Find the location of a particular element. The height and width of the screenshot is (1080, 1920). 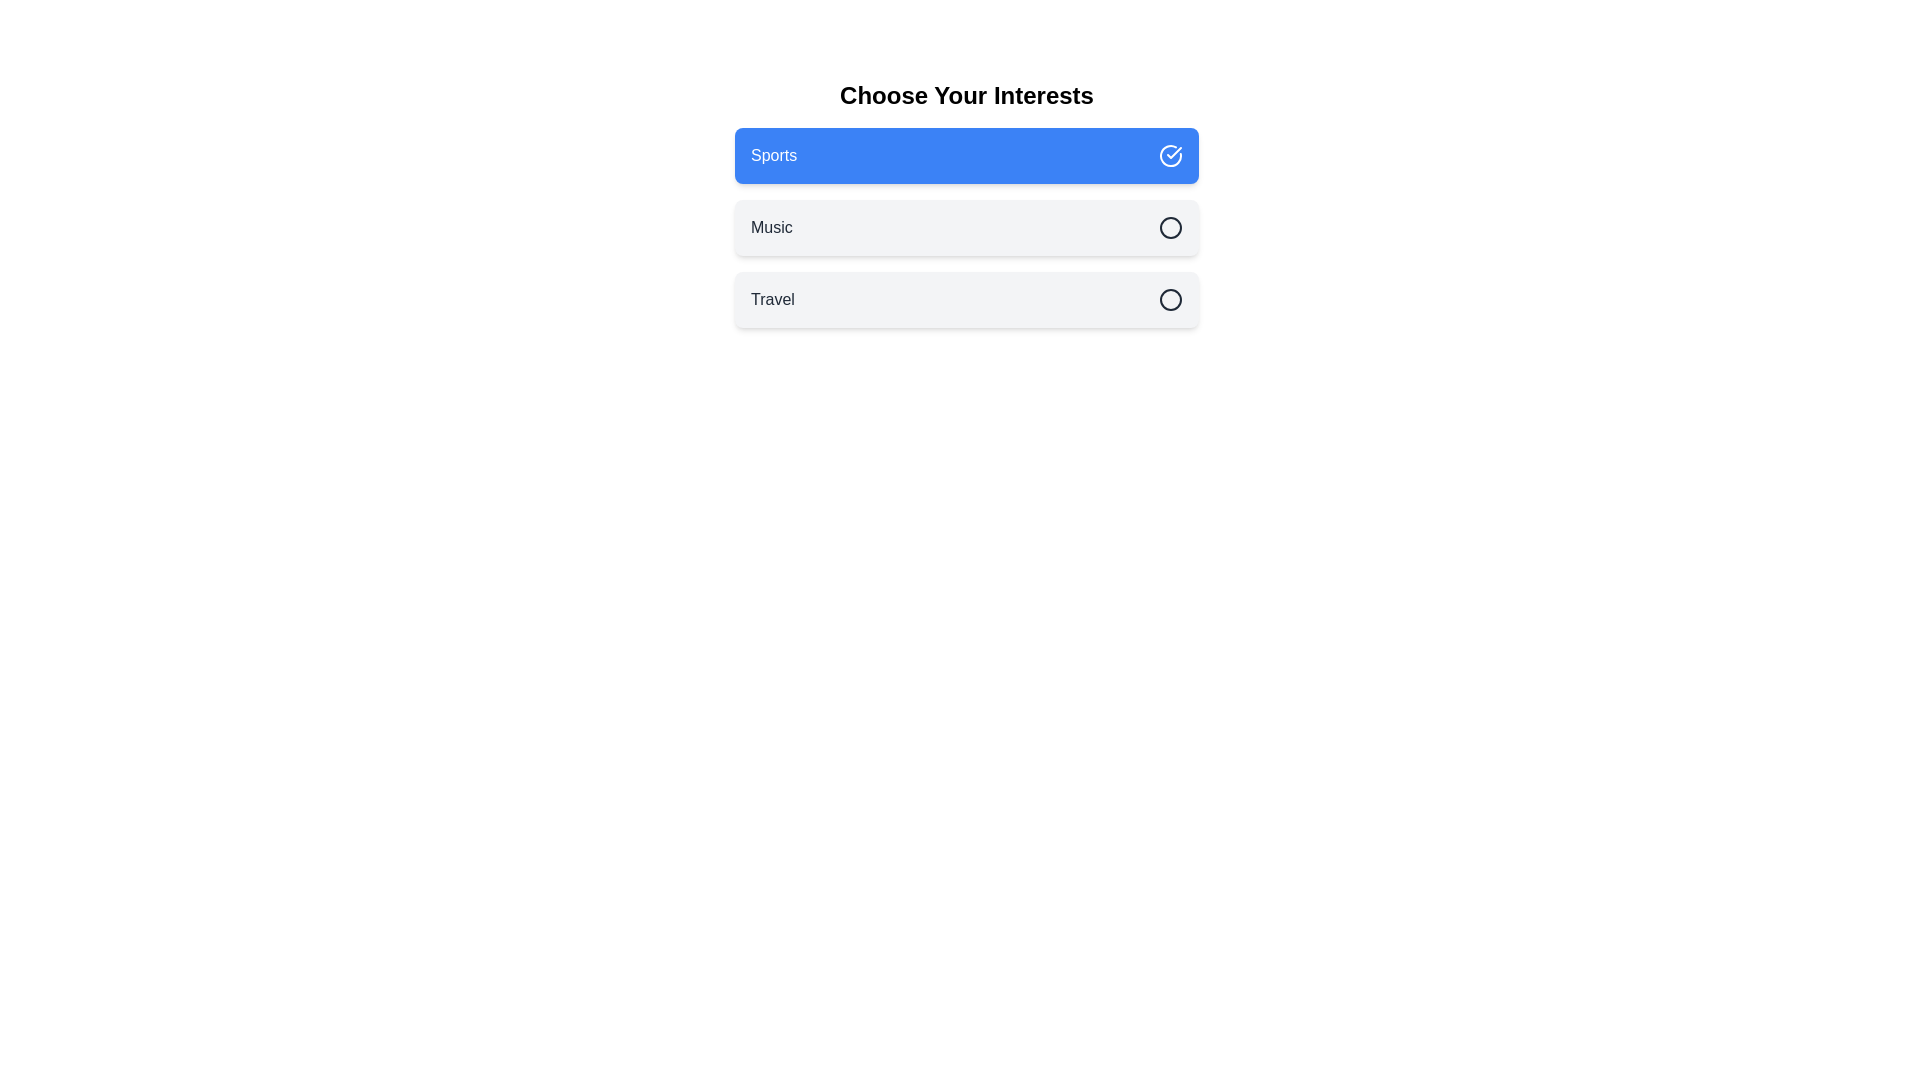

the chip labeled Sports is located at coordinates (966, 154).